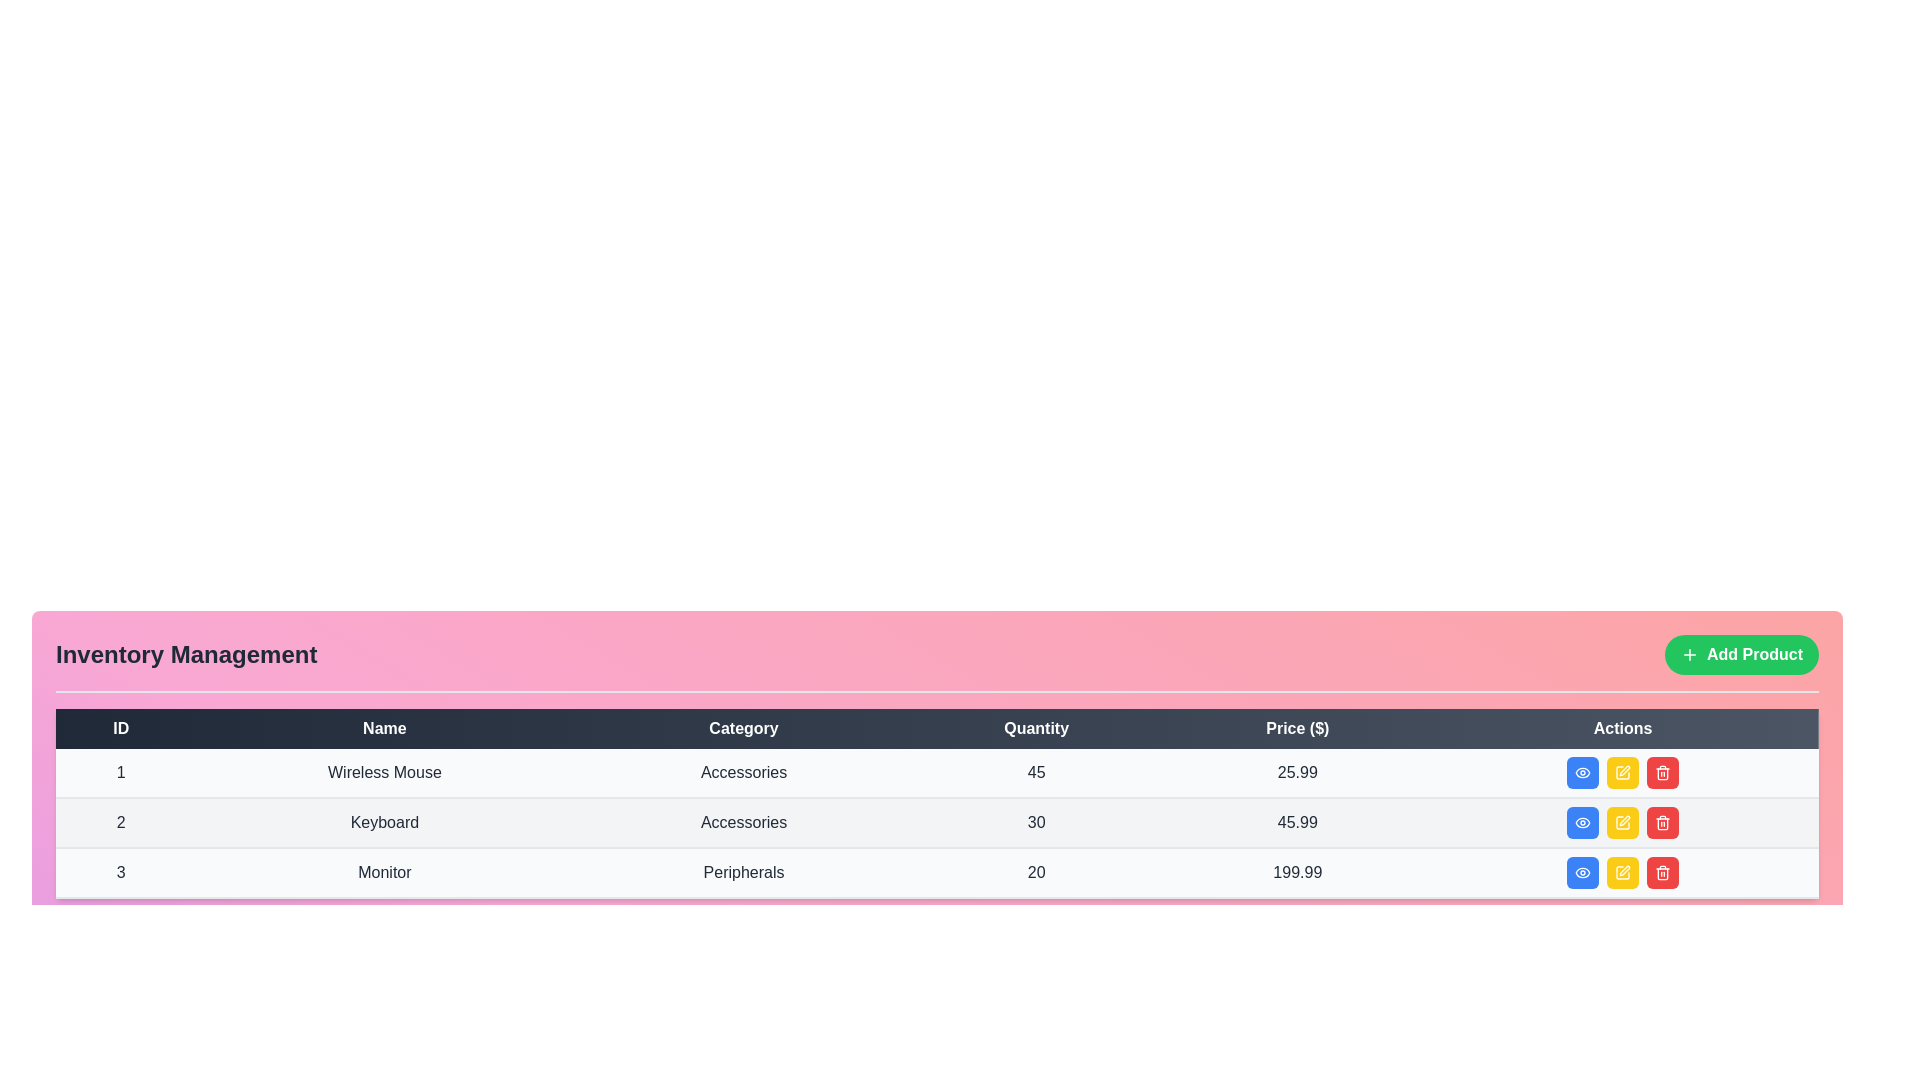  I want to click on the edit button in the 'Actions' column of the first row of the inventory table, so click(1622, 771).